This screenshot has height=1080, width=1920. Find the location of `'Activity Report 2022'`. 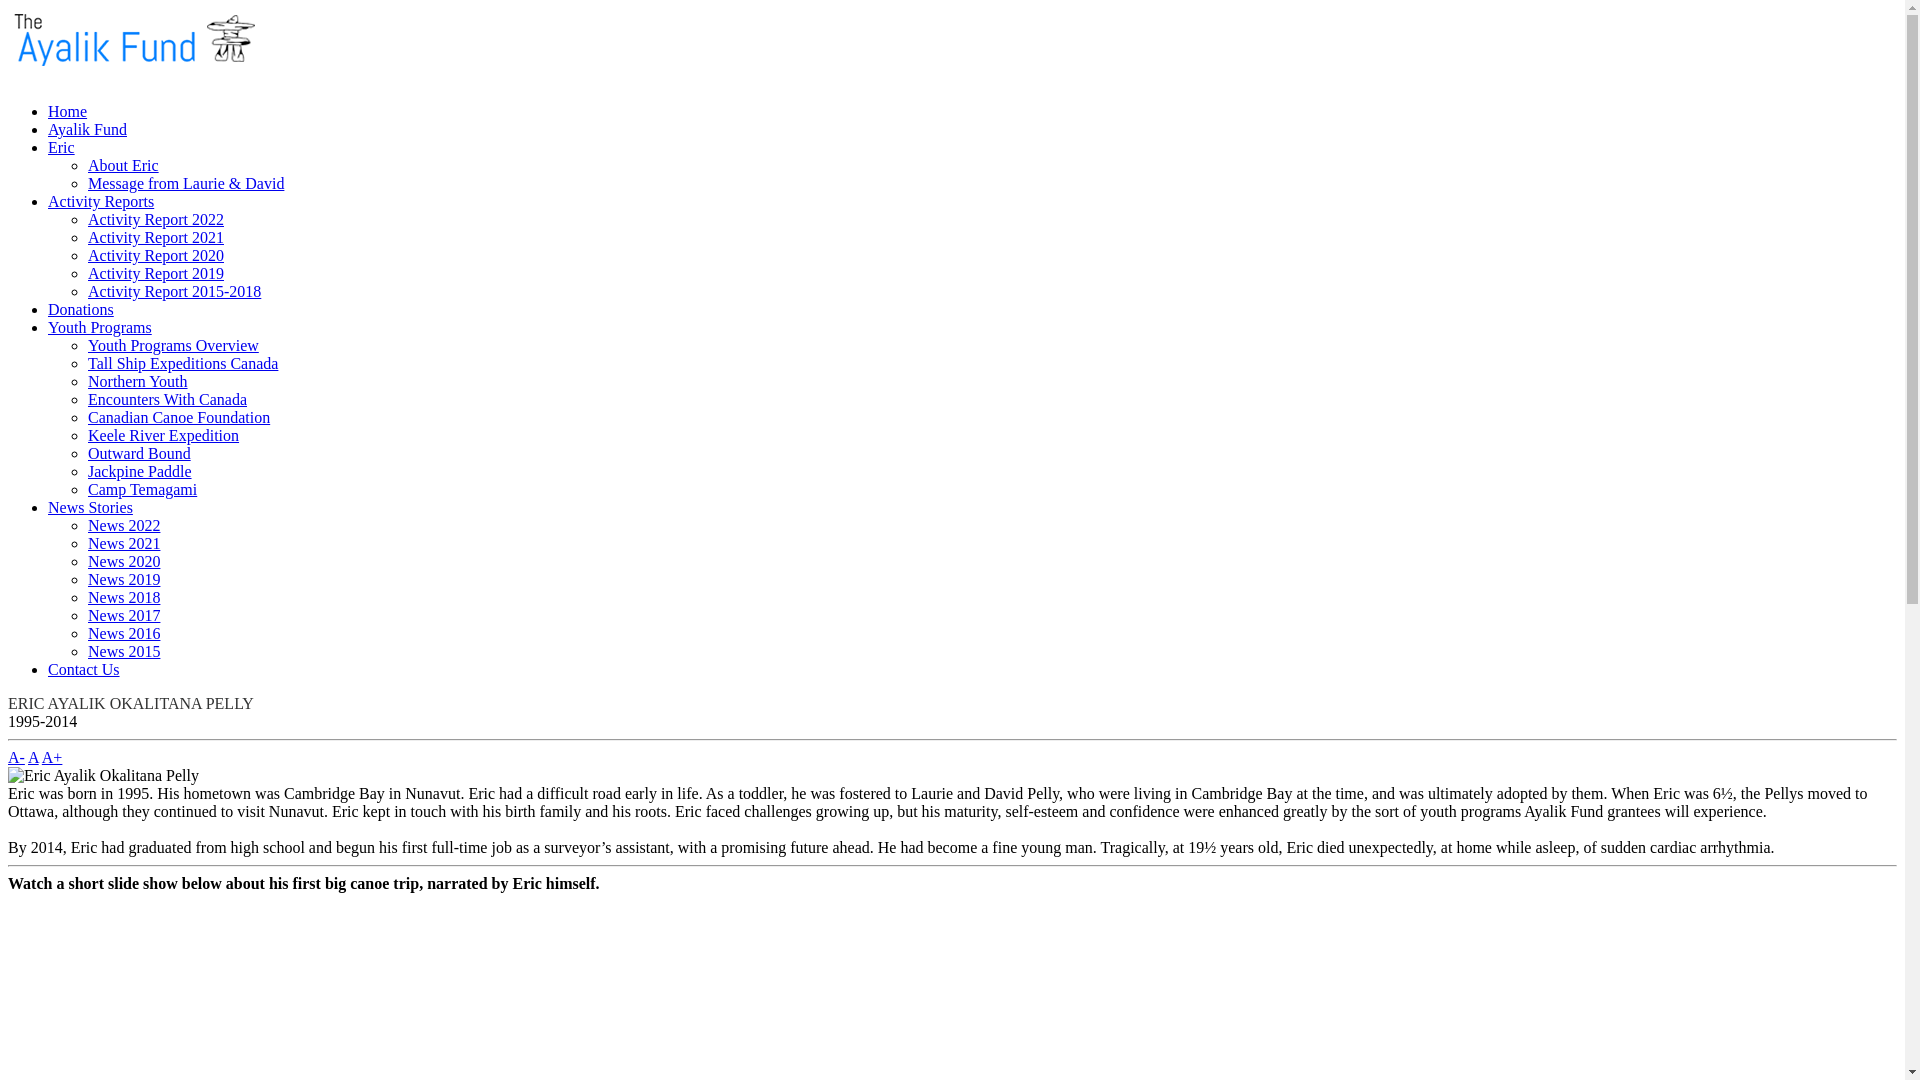

'Activity Report 2022' is located at coordinates (155, 219).